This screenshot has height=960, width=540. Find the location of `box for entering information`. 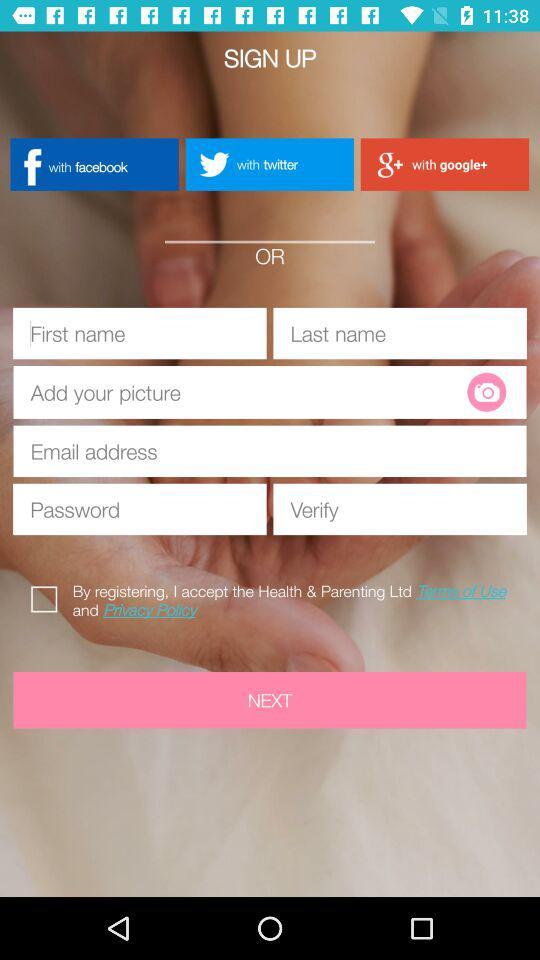

box for entering information is located at coordinates (138, 333).